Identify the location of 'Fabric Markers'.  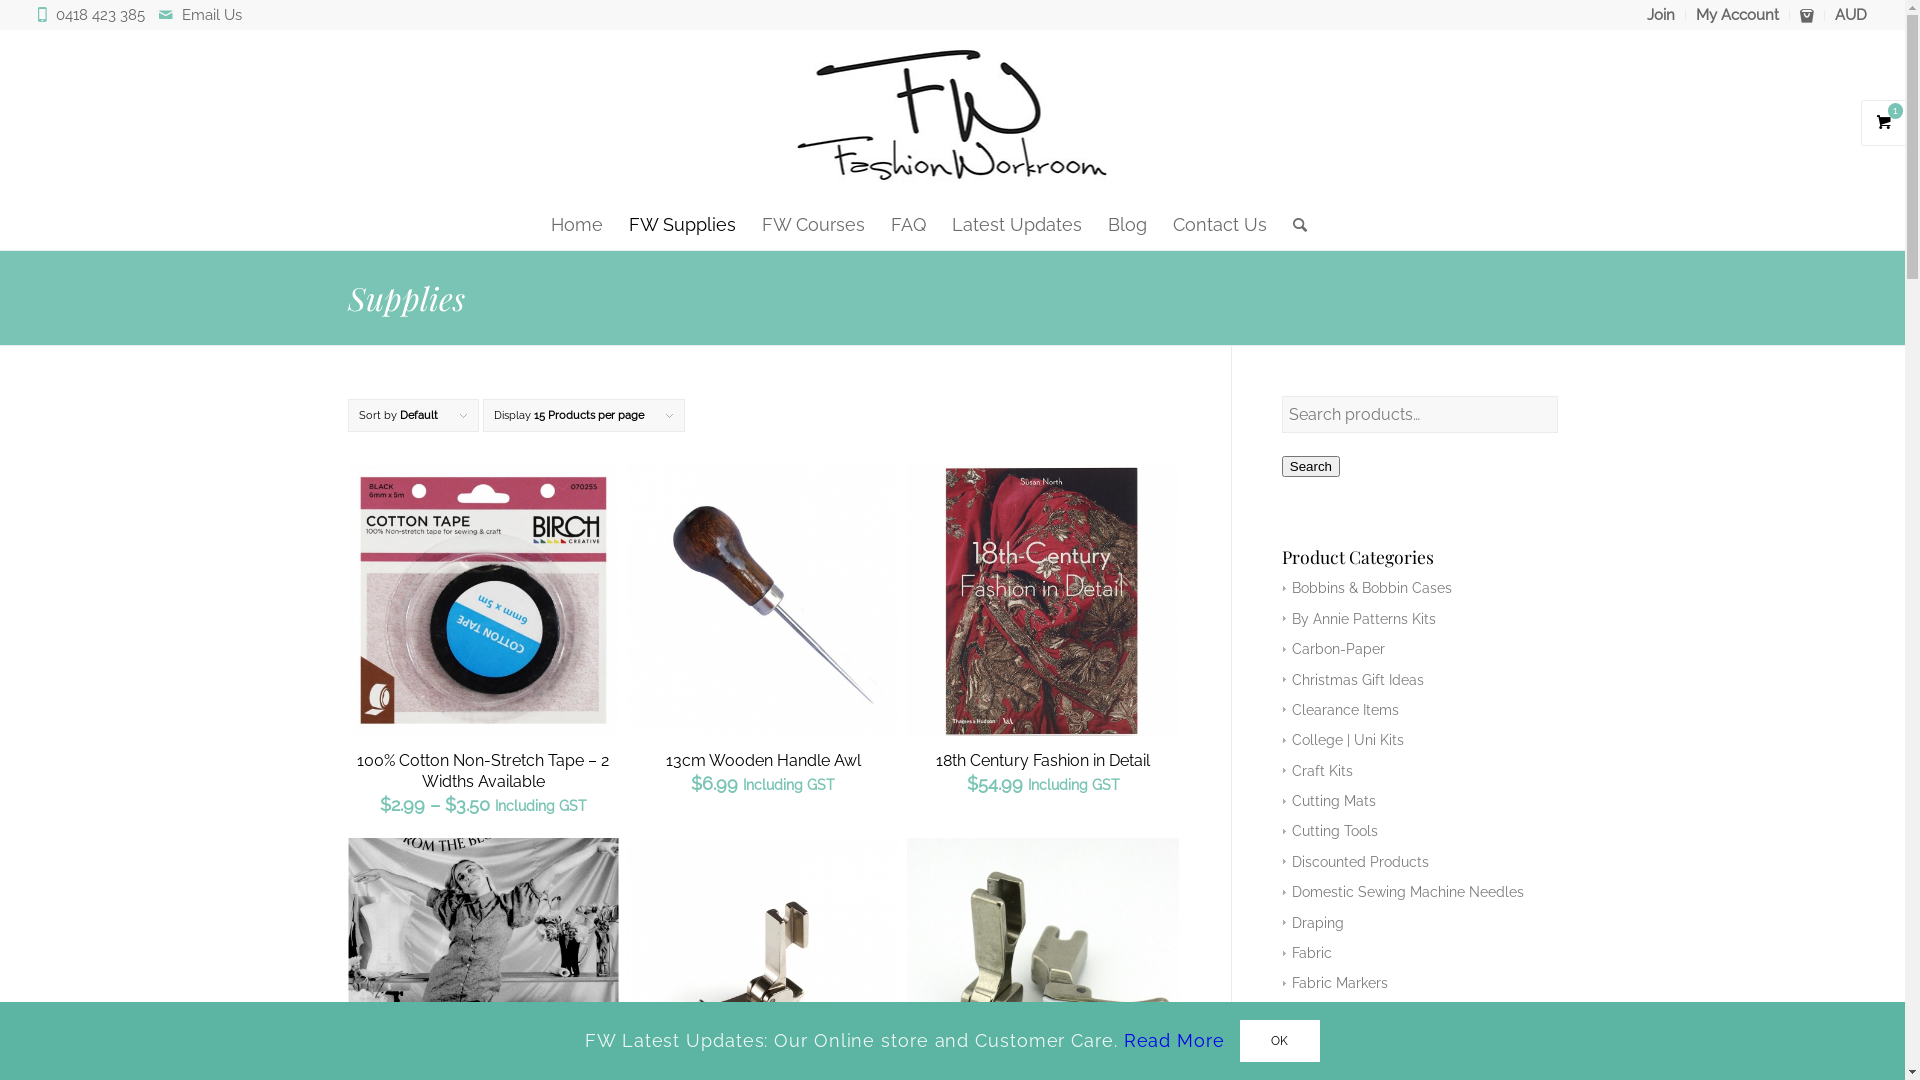
(1335, 982).